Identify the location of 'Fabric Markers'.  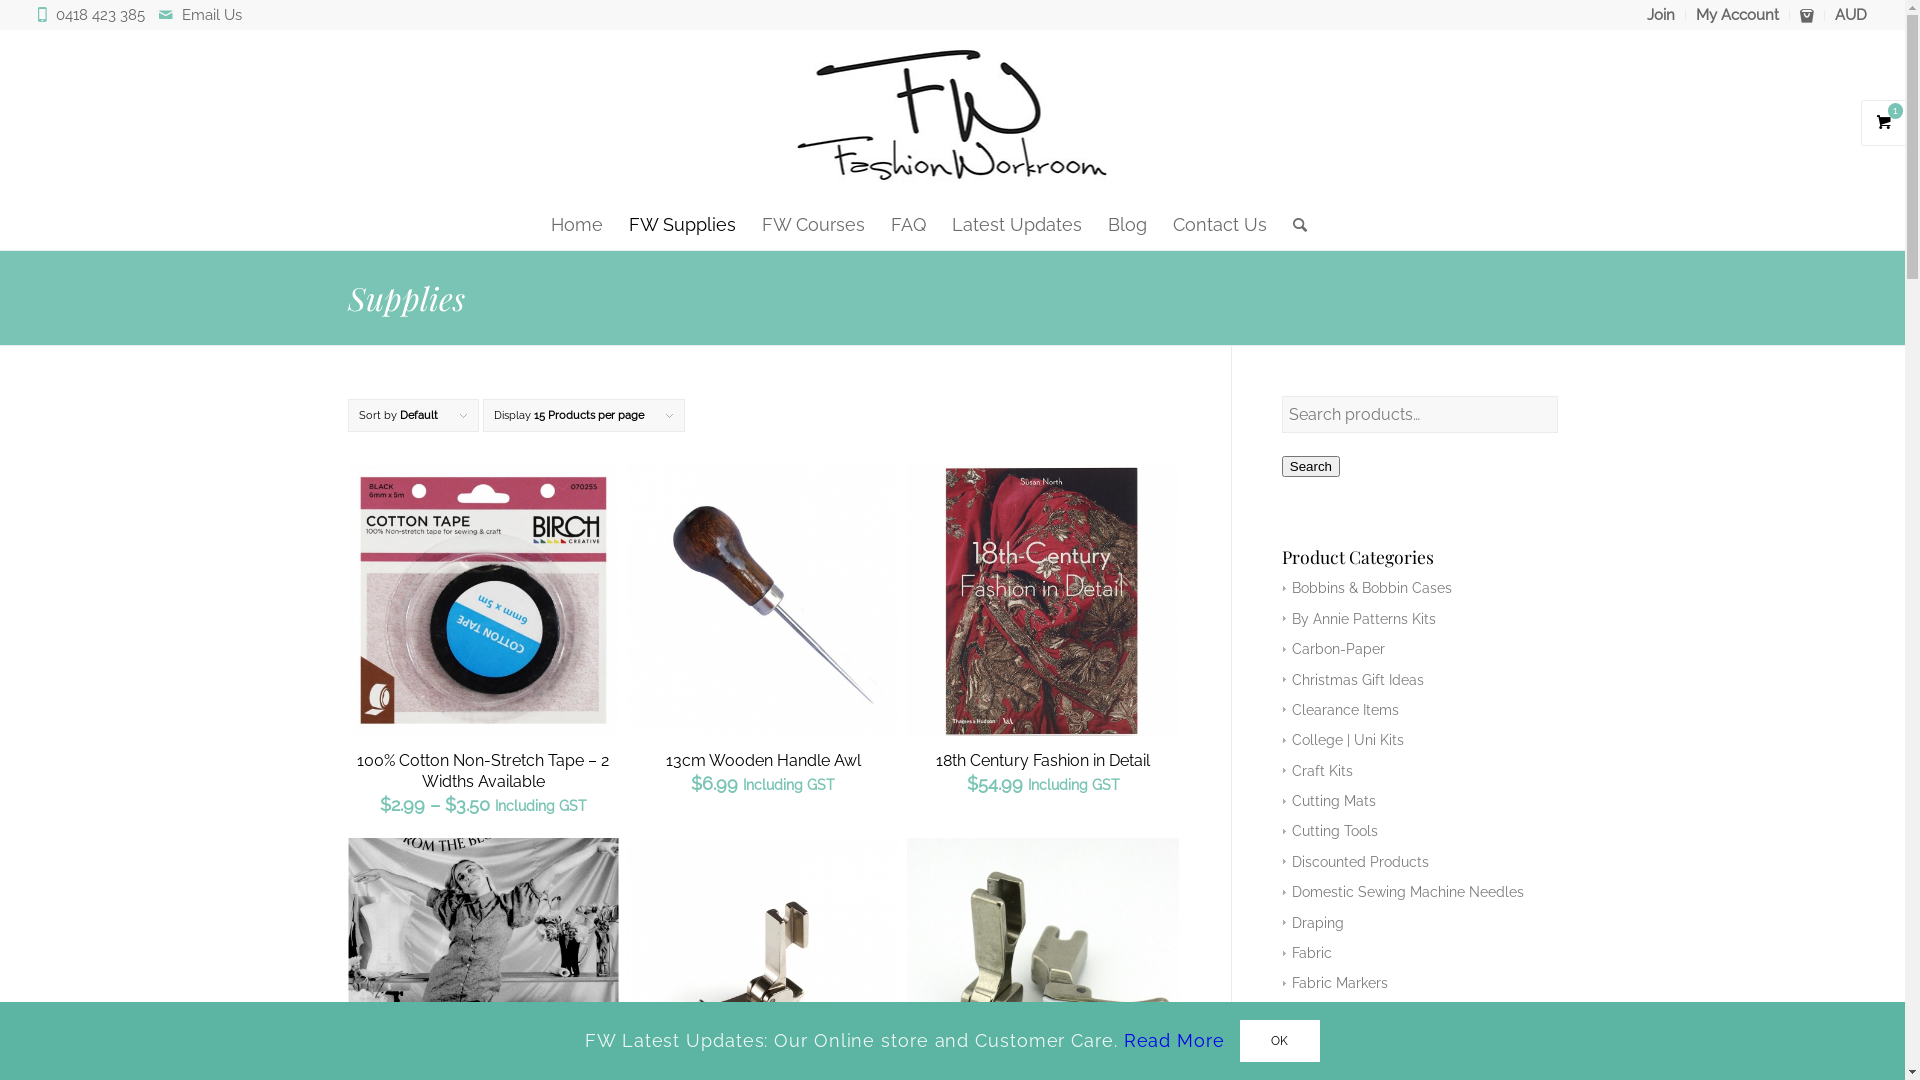
(1335, 982).